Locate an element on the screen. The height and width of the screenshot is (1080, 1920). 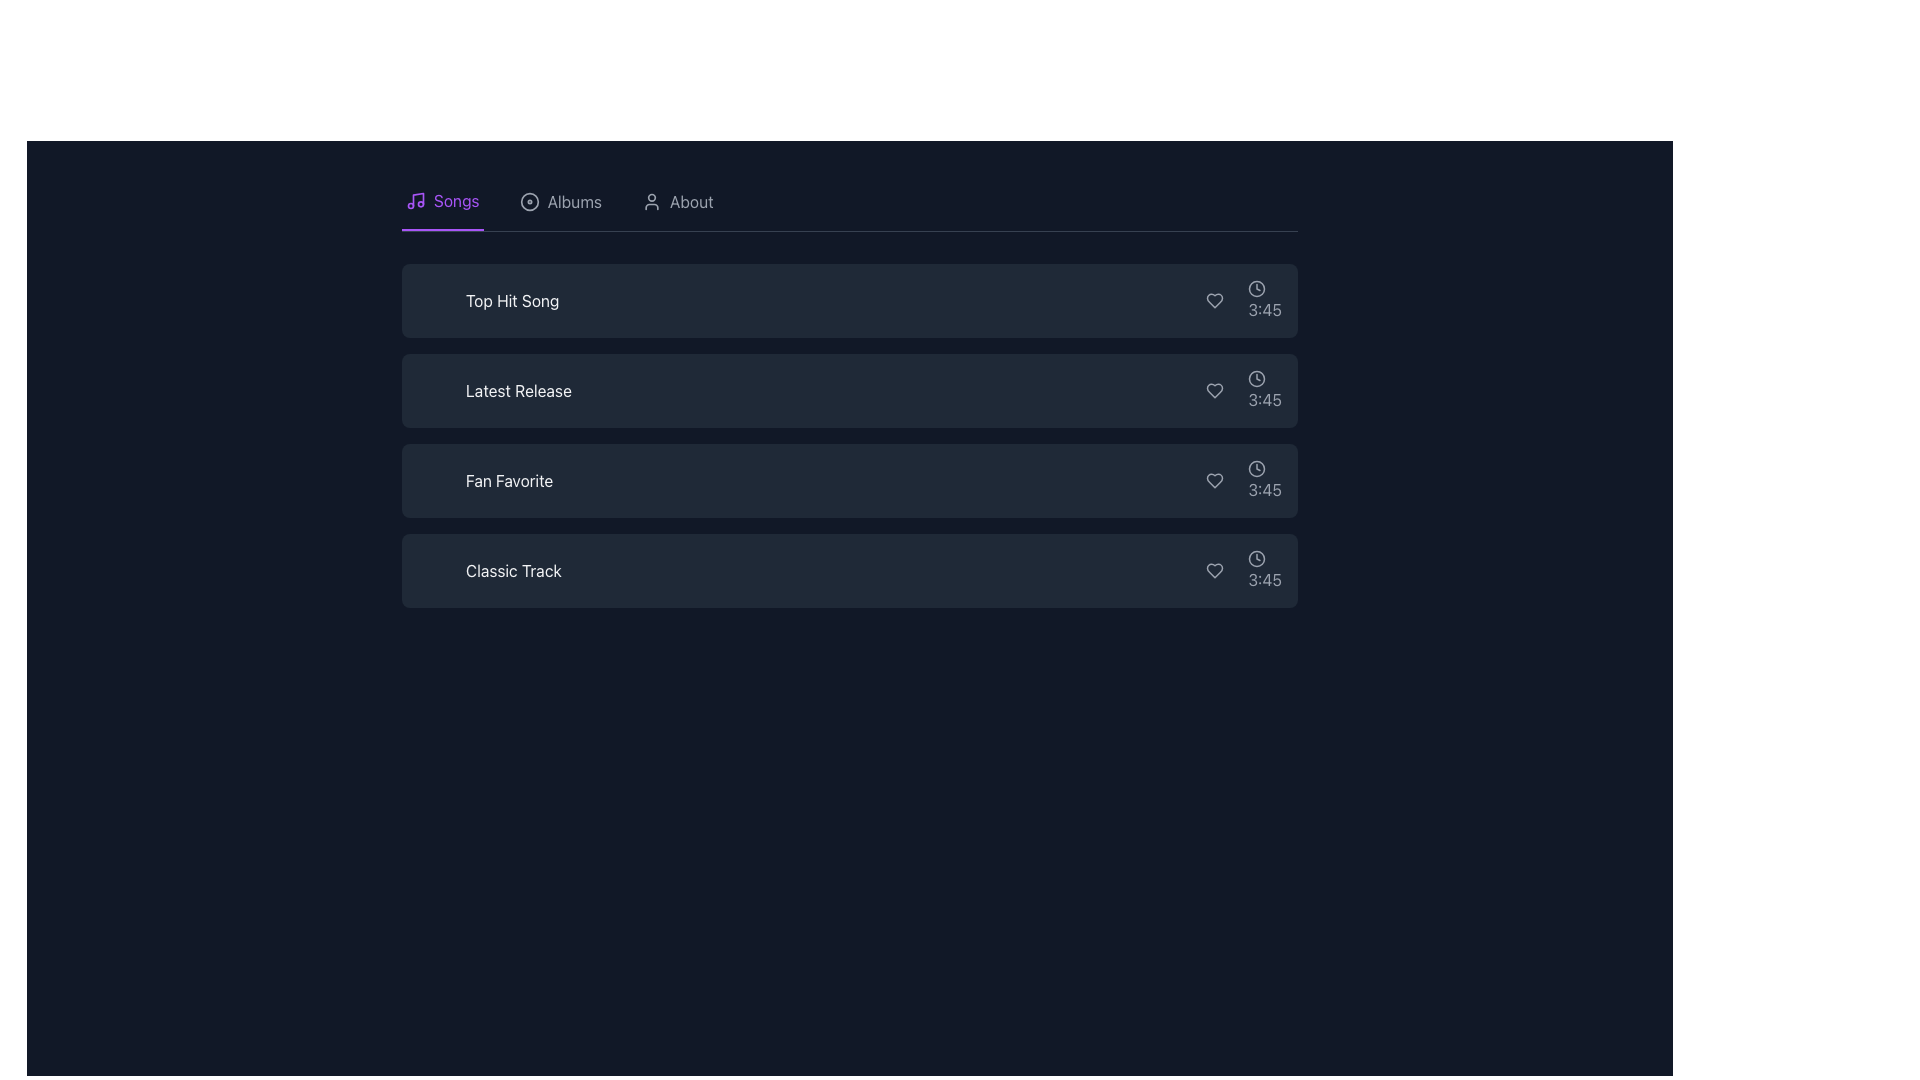
the text label indicating the duration of the associated track, located next to 'Classic Track' and to the right of the heart-shaped icon in the fourth item of the list is located at coordinates (1264, 570).